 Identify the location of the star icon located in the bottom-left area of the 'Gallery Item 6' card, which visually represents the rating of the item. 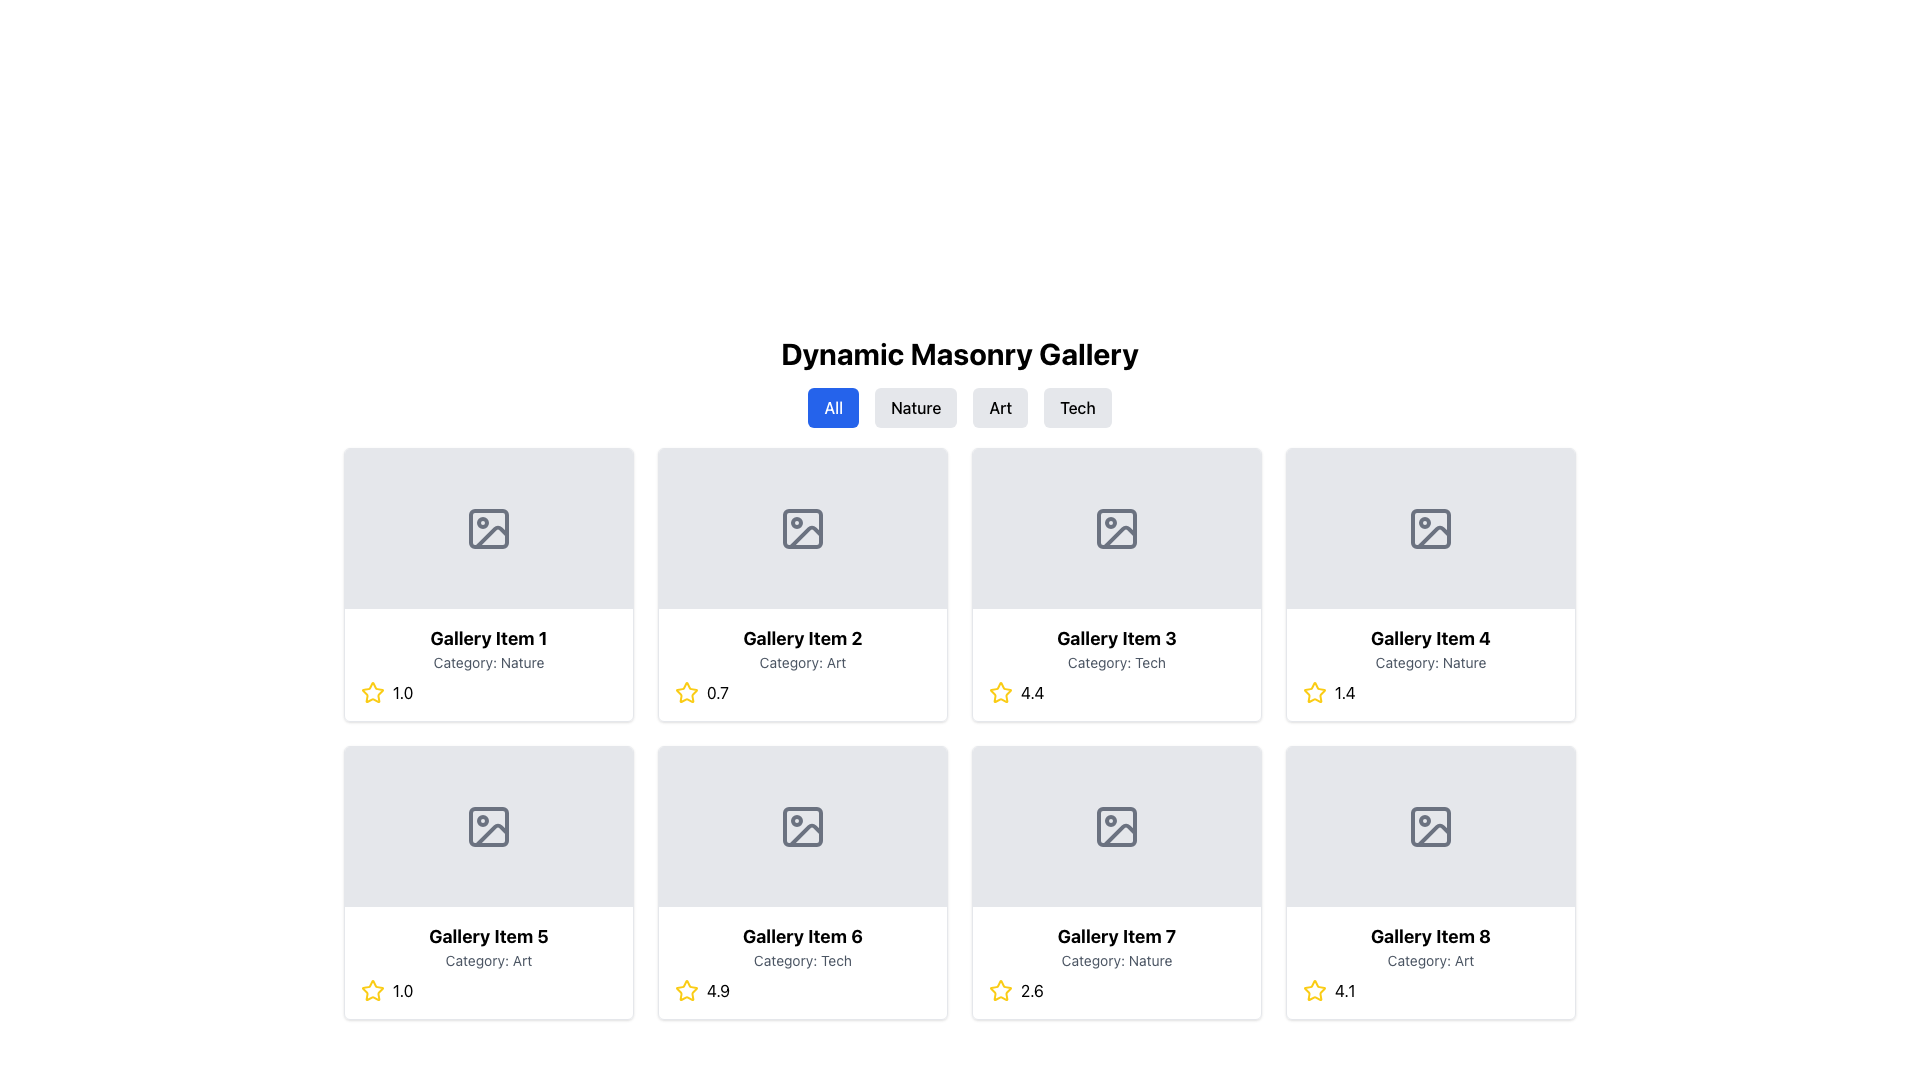
(686, 990).